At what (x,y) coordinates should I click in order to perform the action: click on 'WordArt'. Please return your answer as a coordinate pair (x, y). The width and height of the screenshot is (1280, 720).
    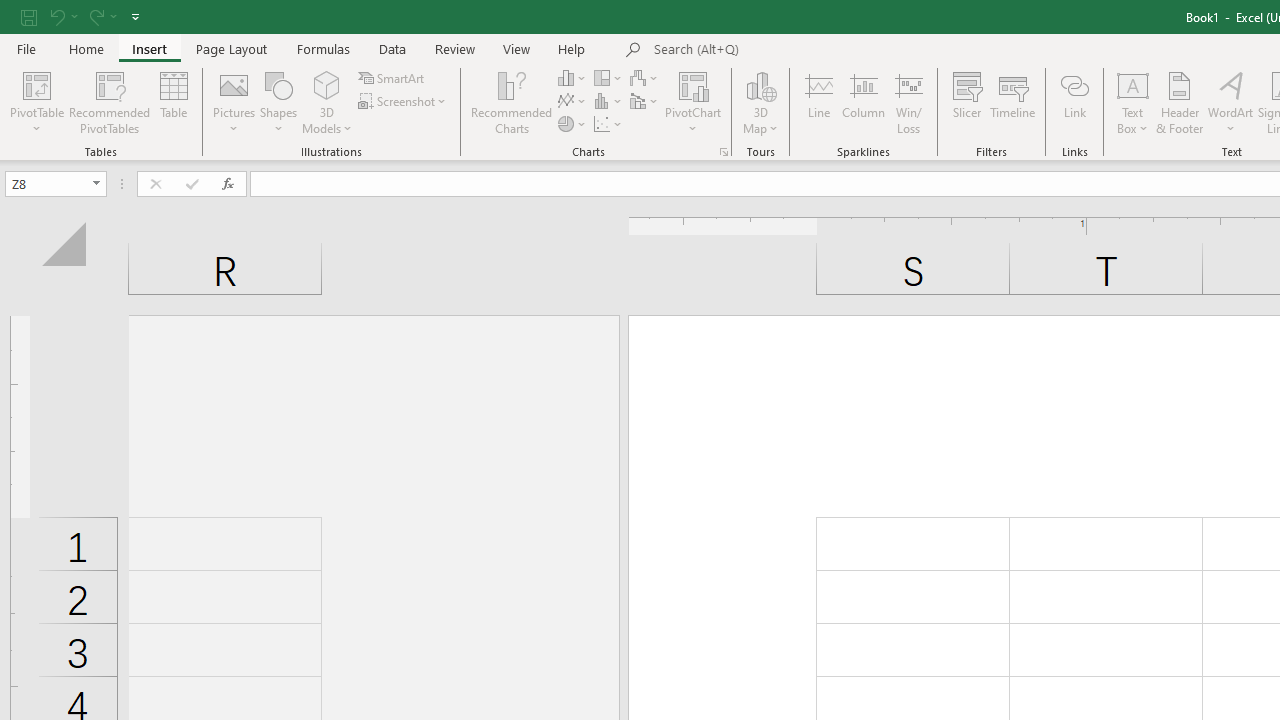
    Looking at the image, I should click on (1229, 103).